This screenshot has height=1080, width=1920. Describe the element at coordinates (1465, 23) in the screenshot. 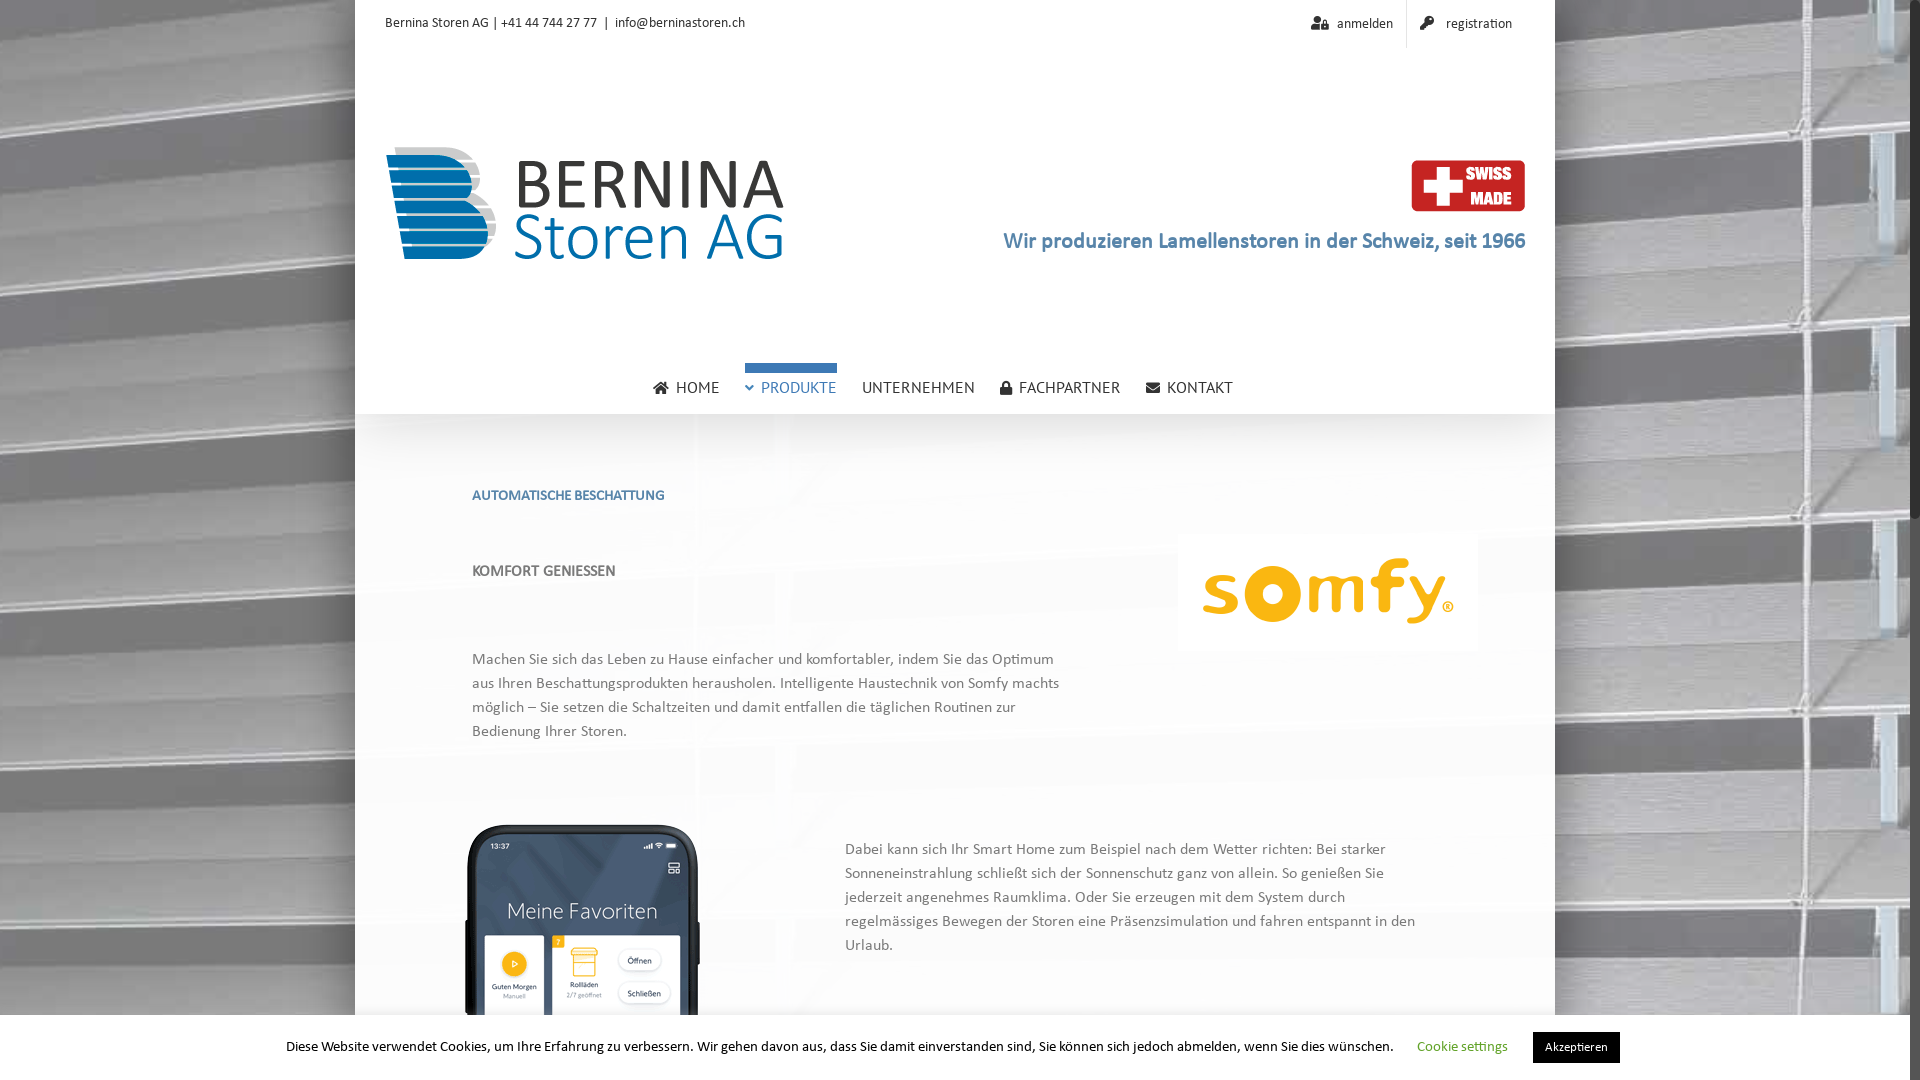

I see `'registration'` at that location.